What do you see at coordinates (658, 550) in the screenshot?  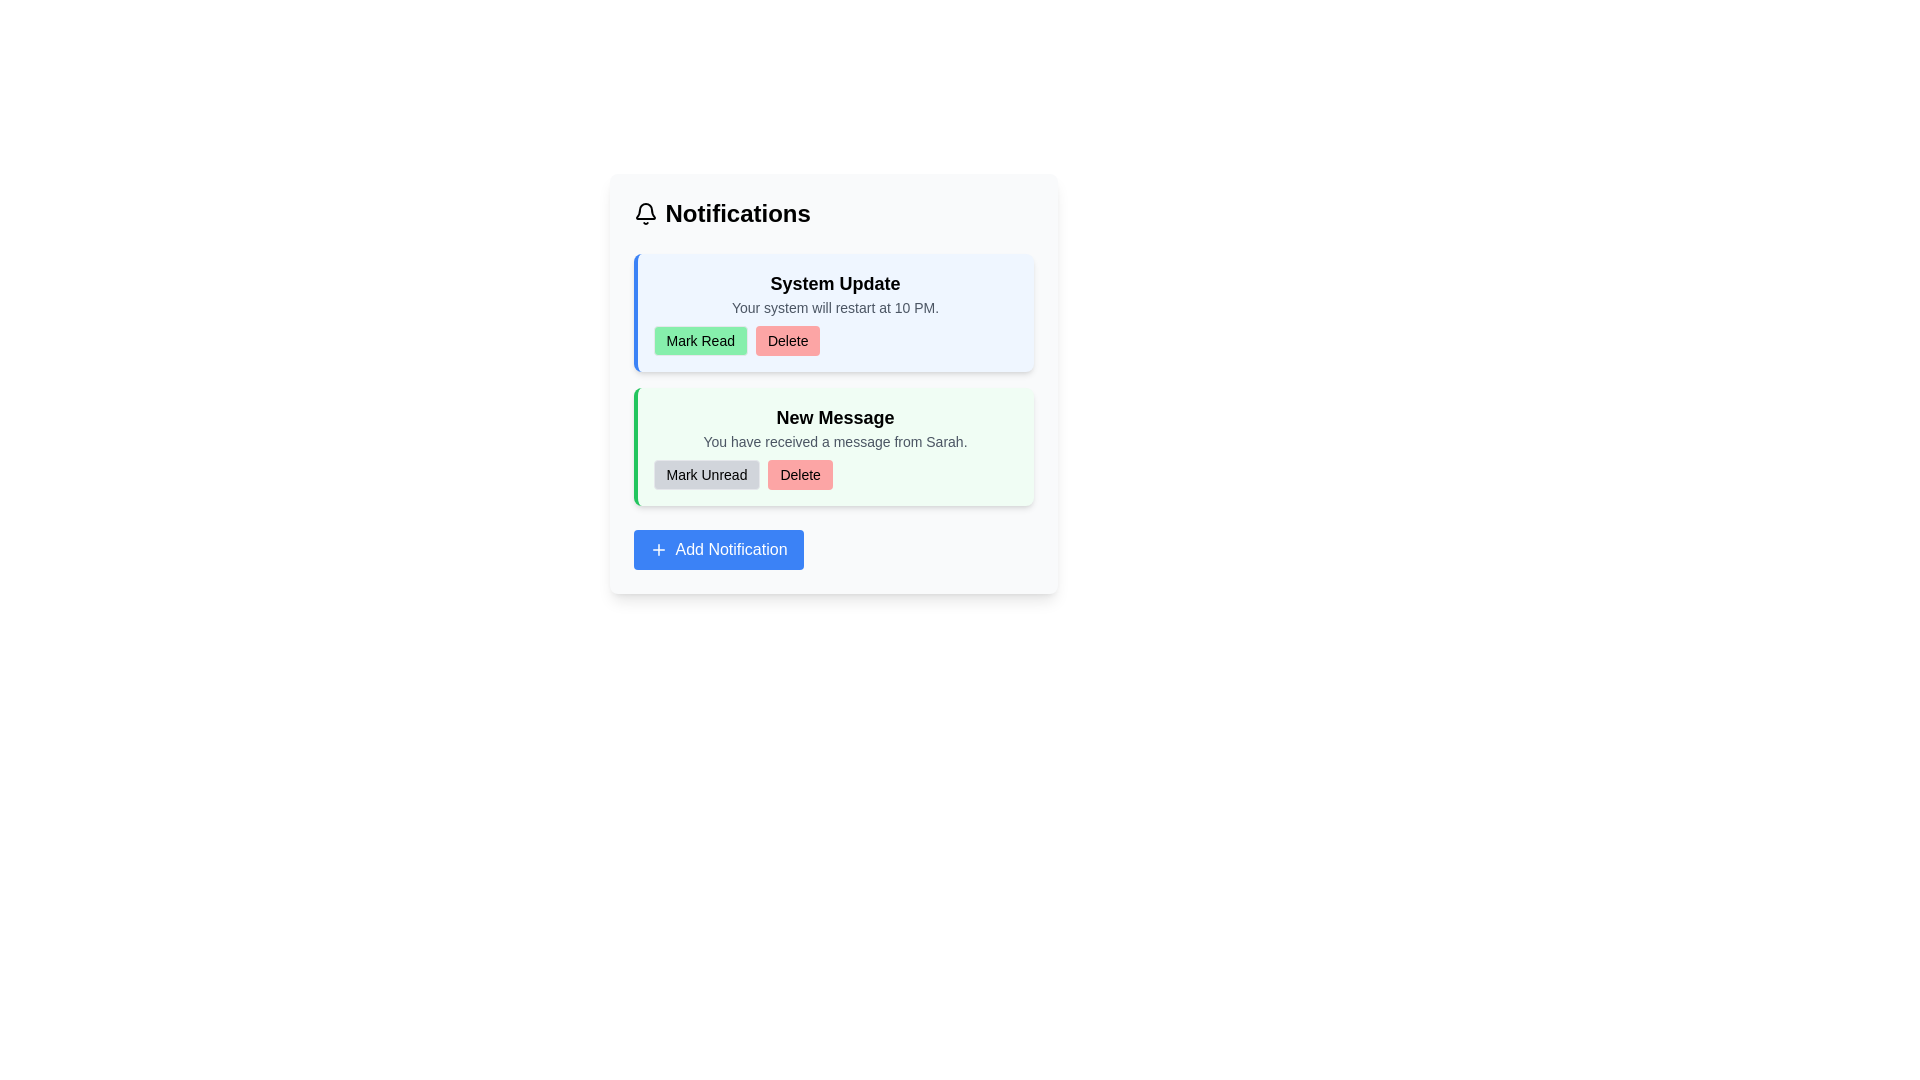 I see `the plus sign icon within the 'Add Notification' button` at bounding box center [658, 550].